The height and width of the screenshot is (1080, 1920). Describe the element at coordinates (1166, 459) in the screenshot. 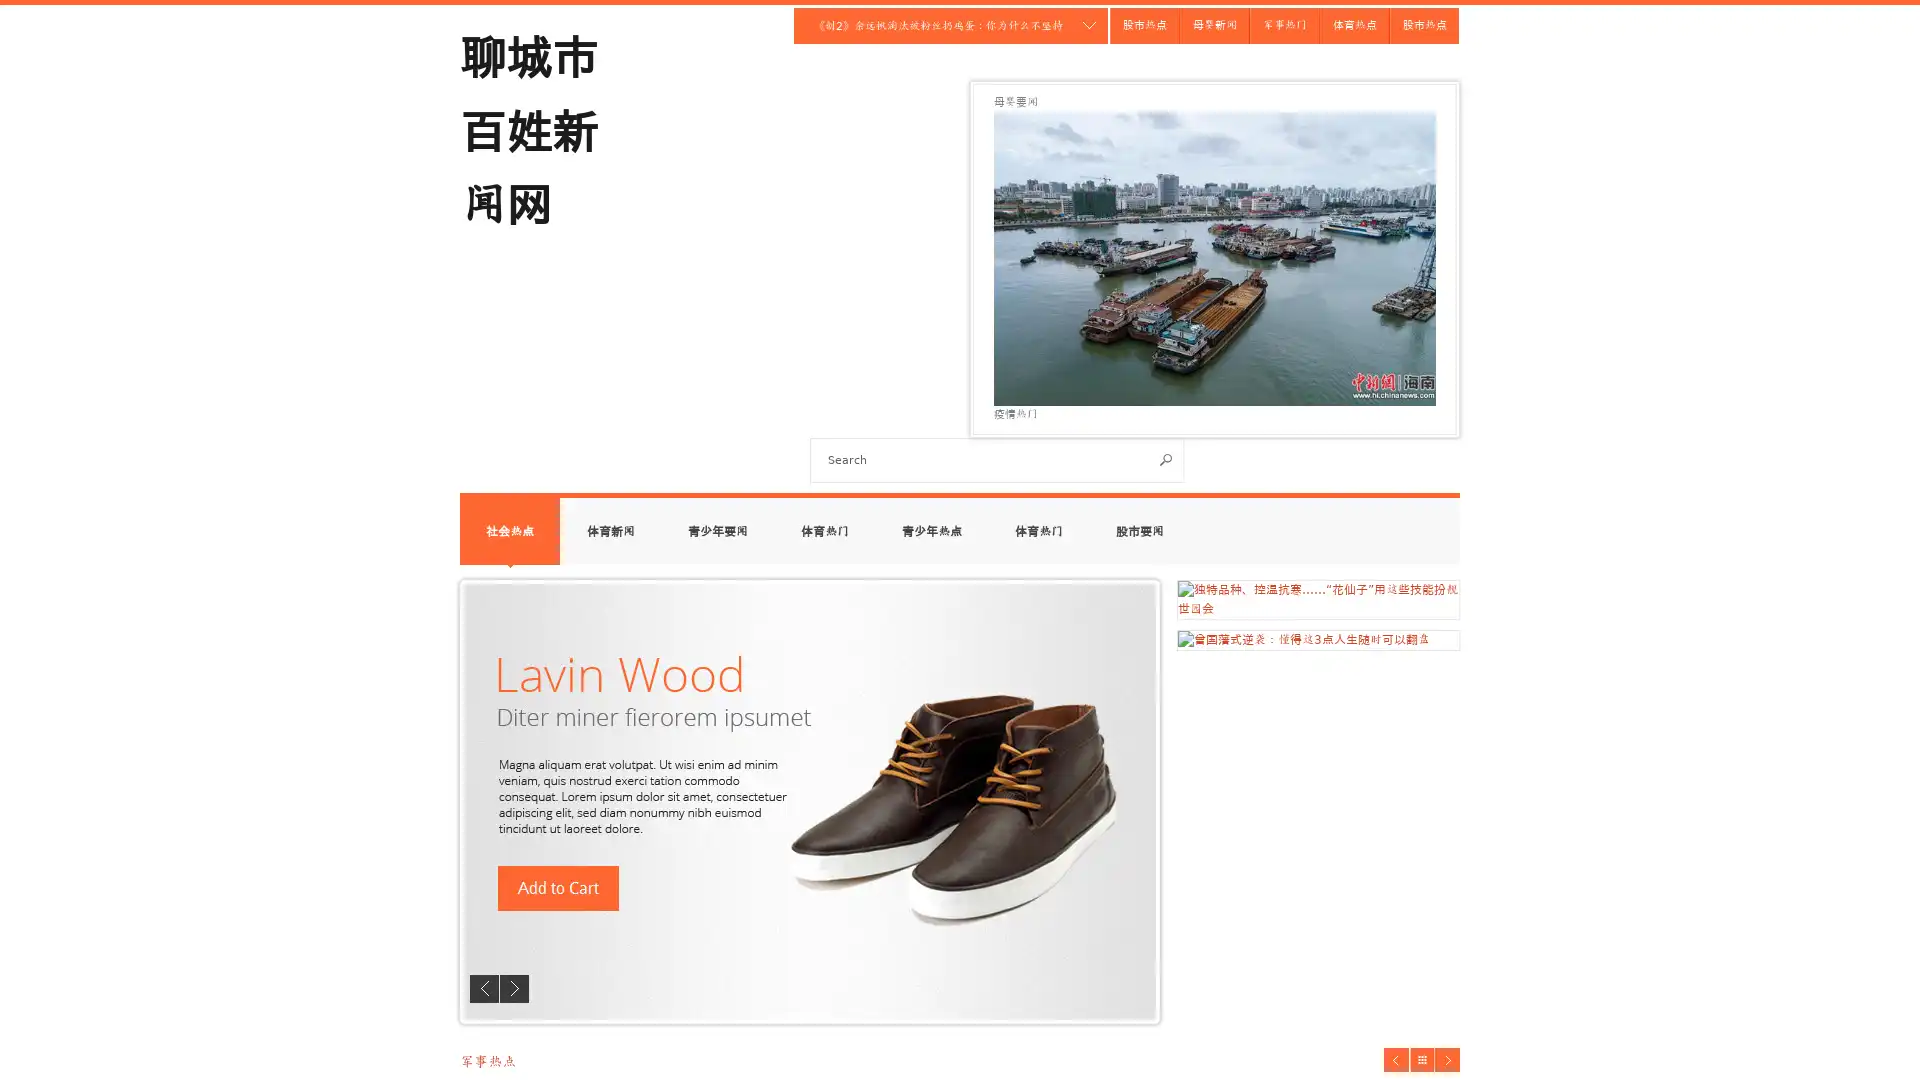

I see `Search` at that location.